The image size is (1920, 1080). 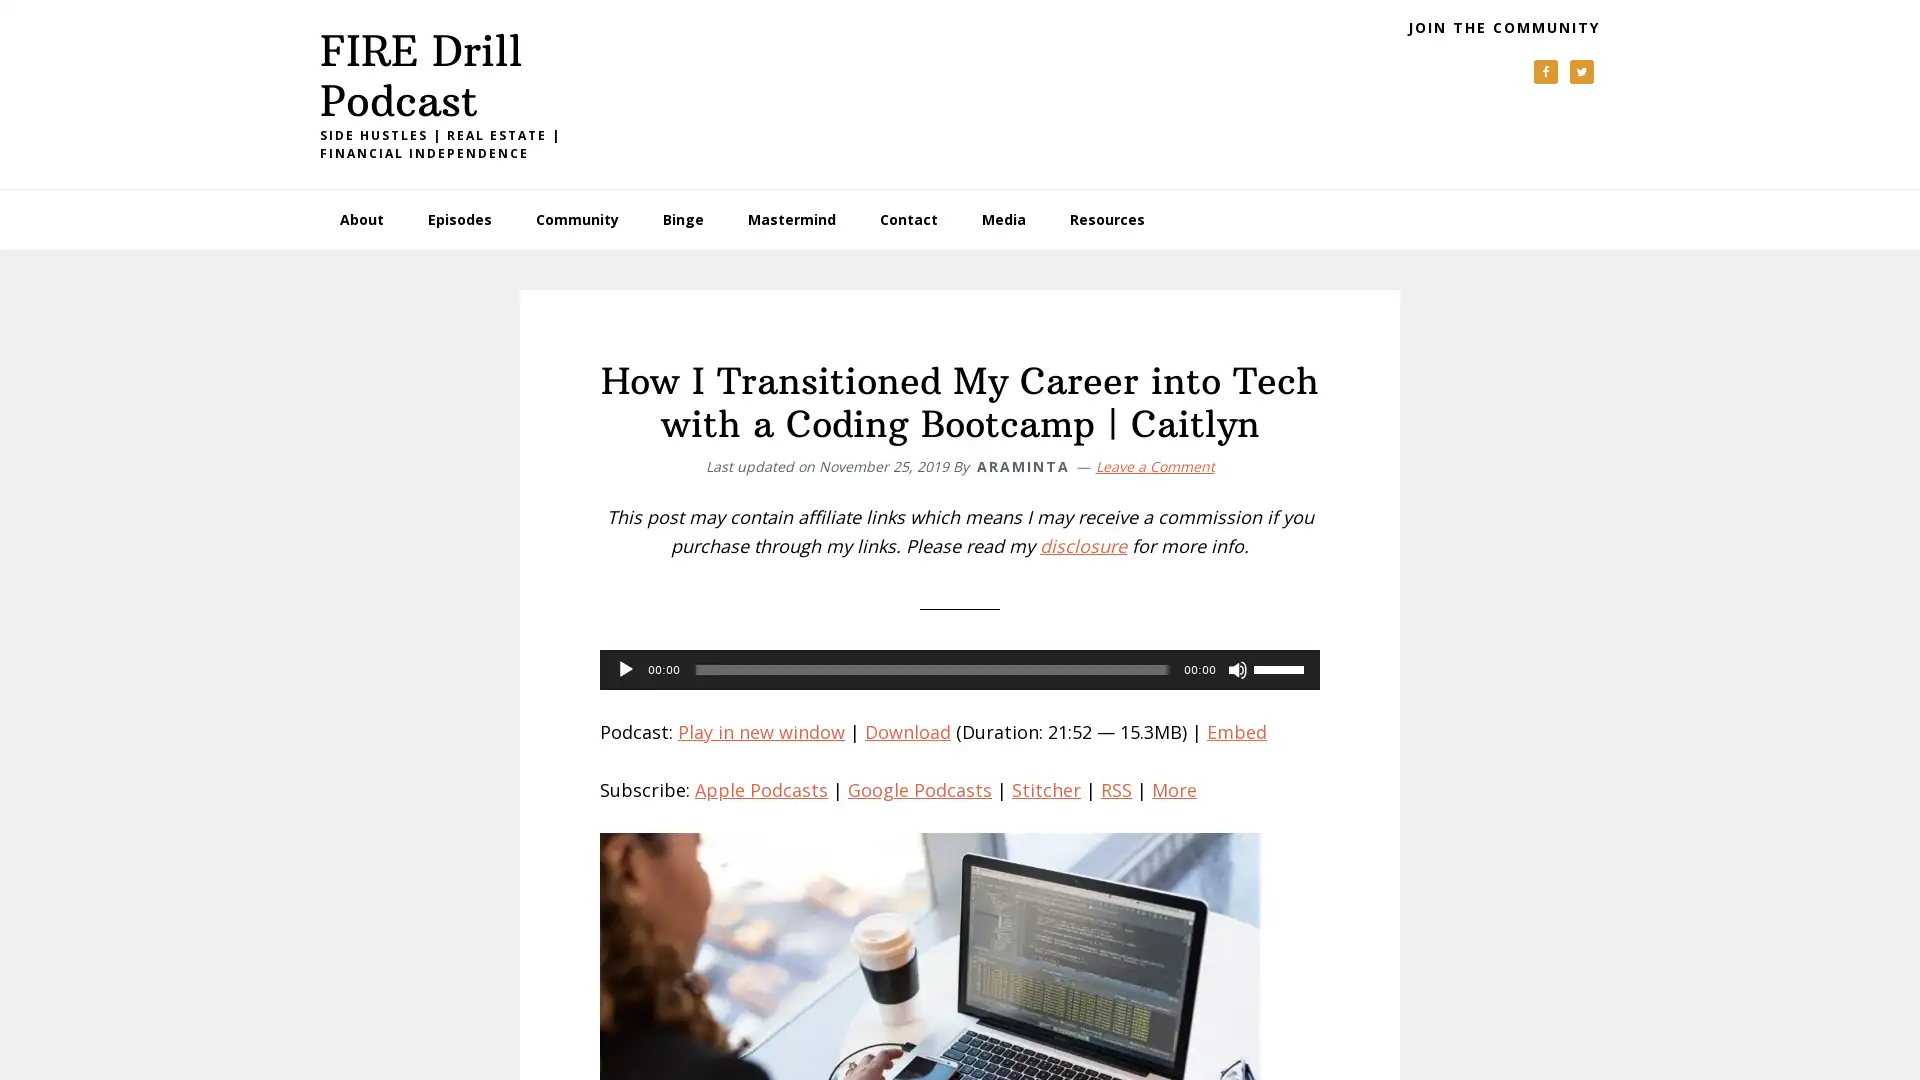 What do you see at coordinates (1237, 670) in the screenshot?
I see `Mute` at bounding box center [1237, 670].